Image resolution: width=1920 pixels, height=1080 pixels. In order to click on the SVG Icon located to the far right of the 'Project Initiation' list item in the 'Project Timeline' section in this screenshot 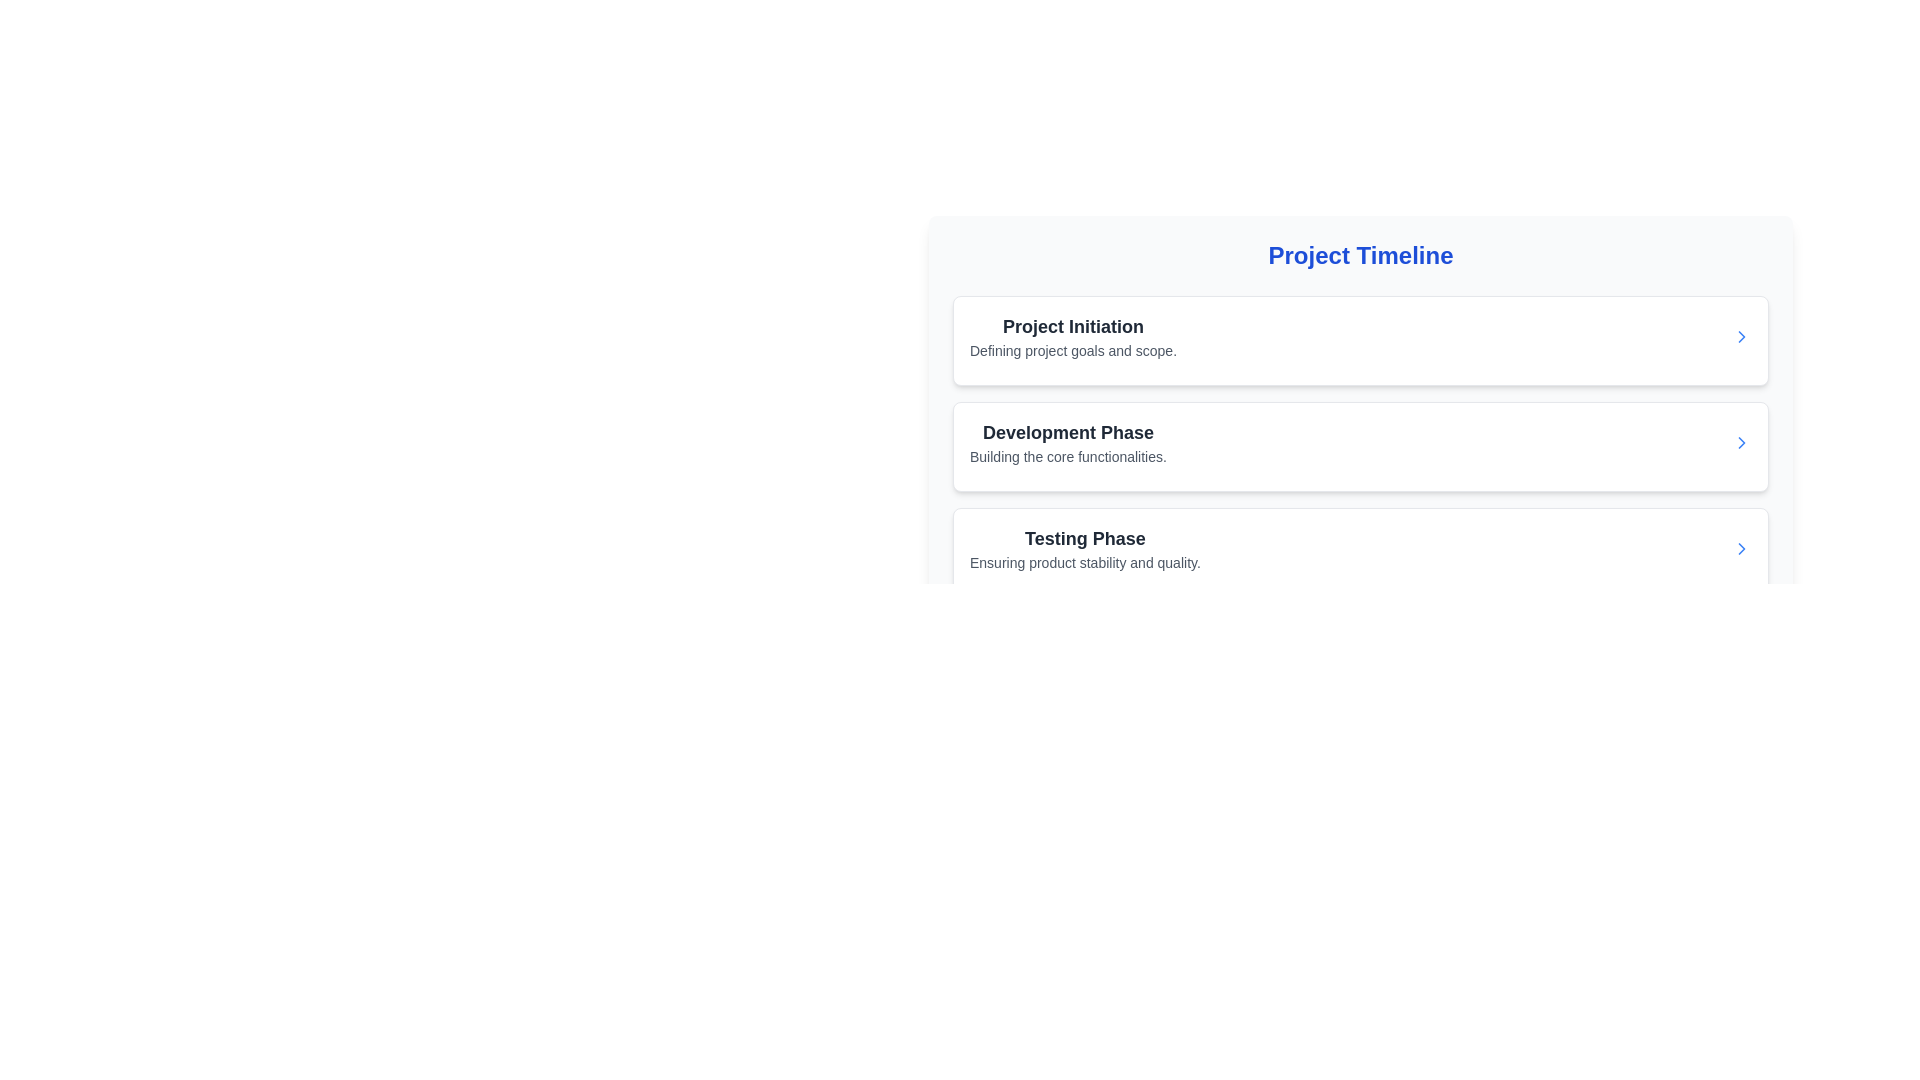, I will do `click(1741, 335)`.